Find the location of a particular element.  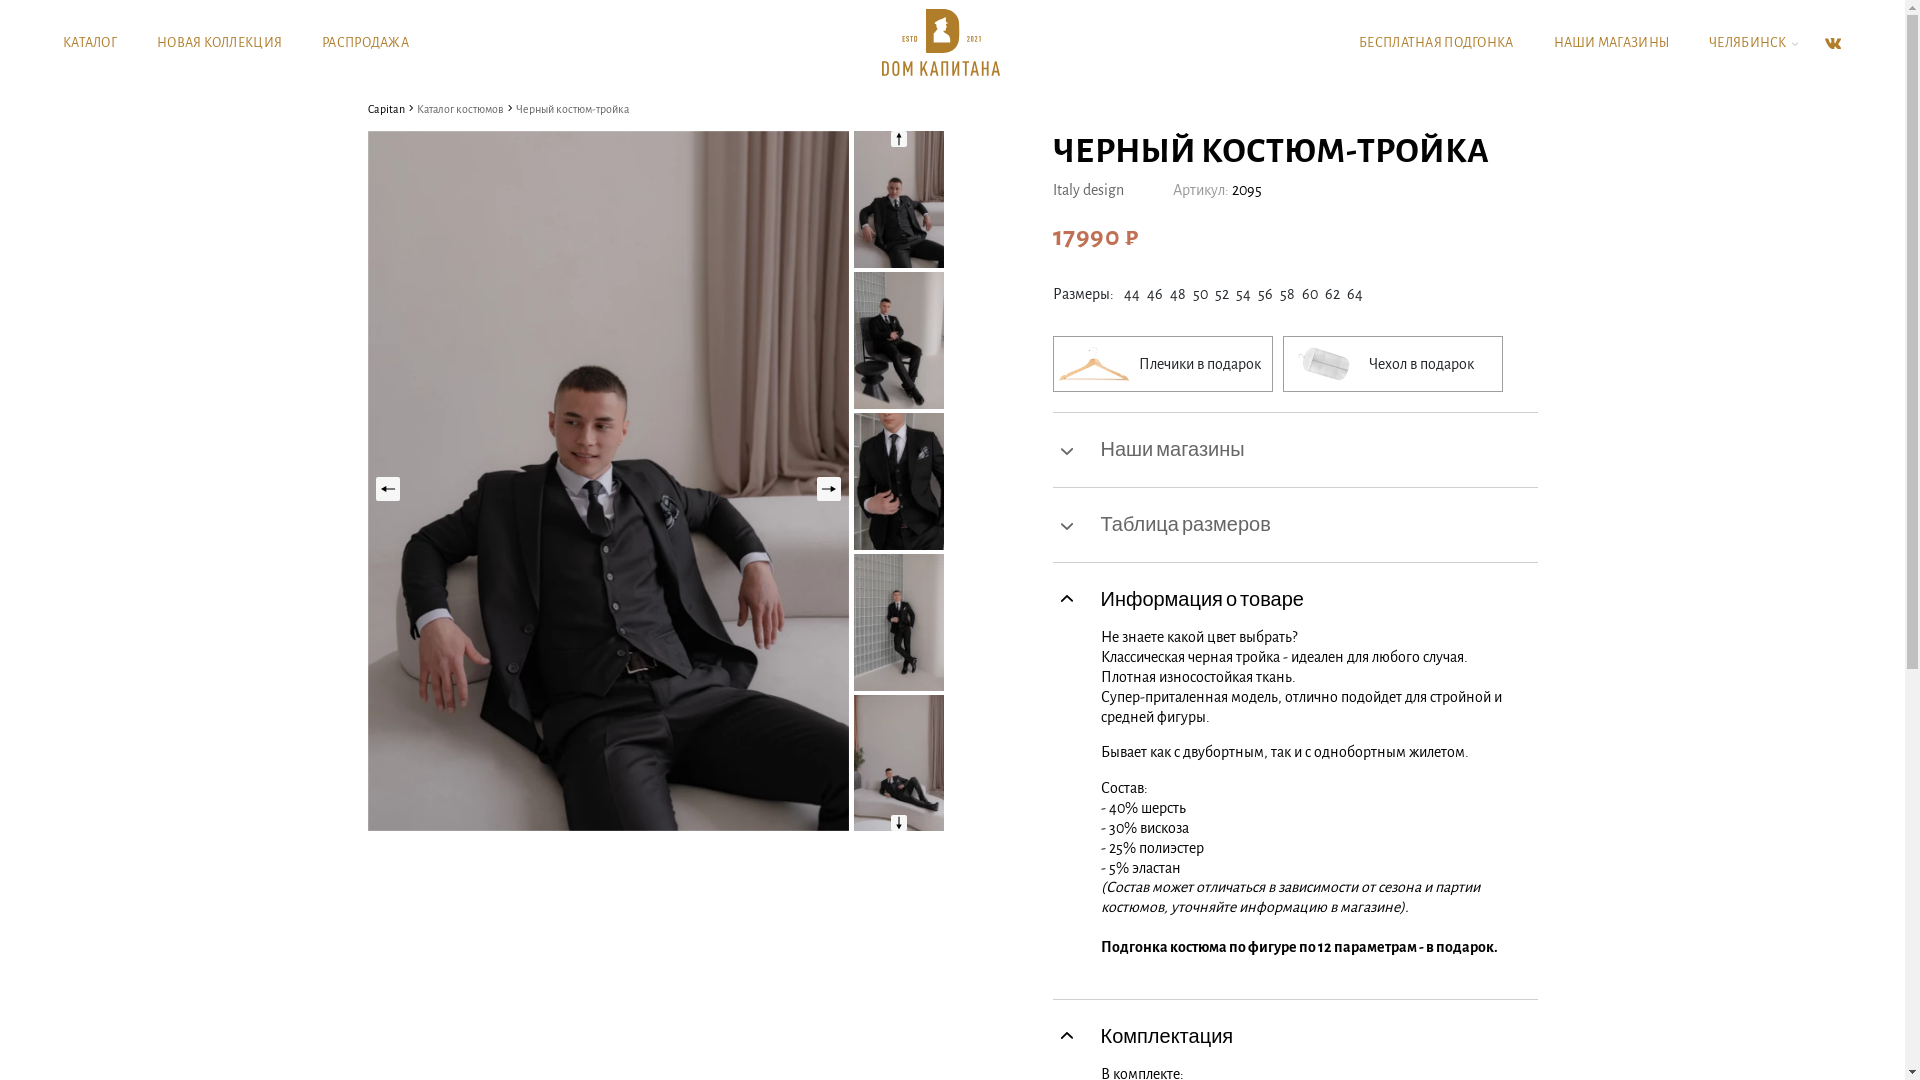

'Capitan' is located at coordinates (386, 108).